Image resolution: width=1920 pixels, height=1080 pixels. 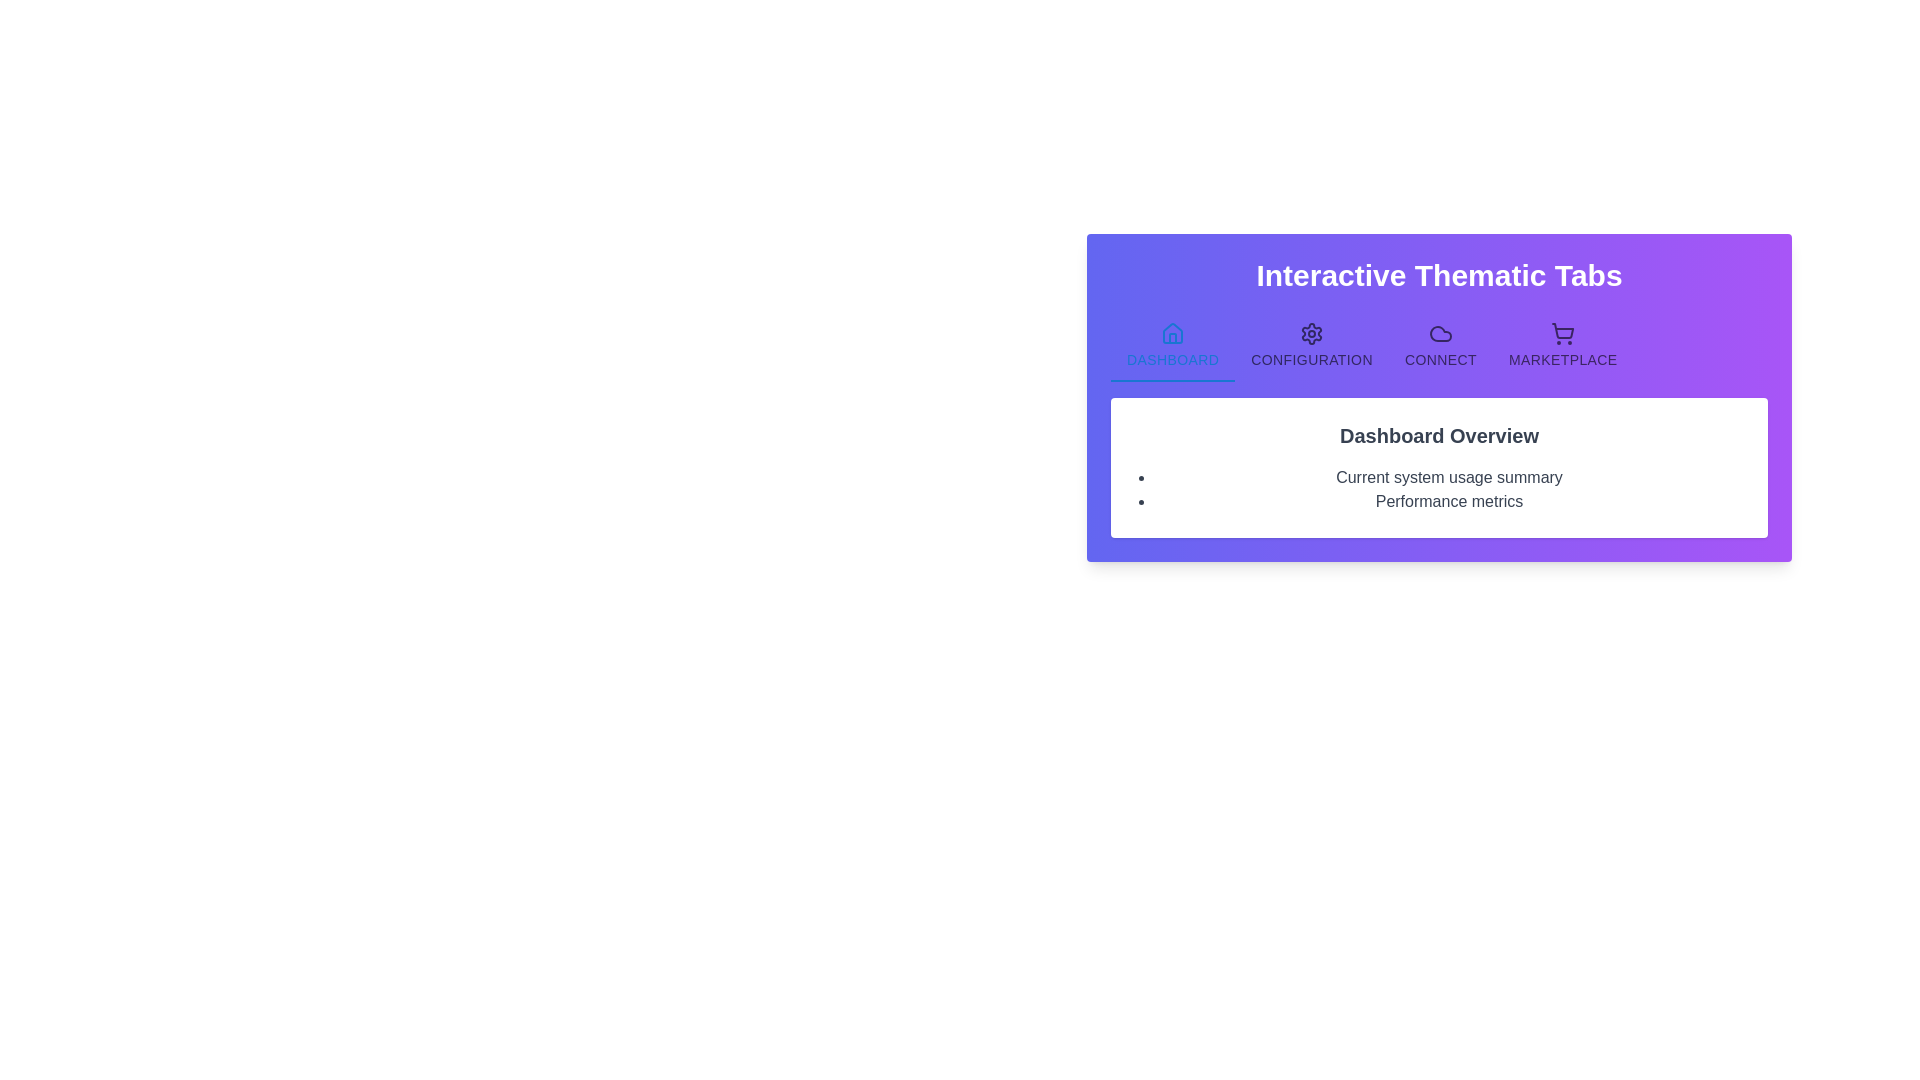 I want to click on the gear configuration icon in the top navigation bar, so click(x=1312, y=333).